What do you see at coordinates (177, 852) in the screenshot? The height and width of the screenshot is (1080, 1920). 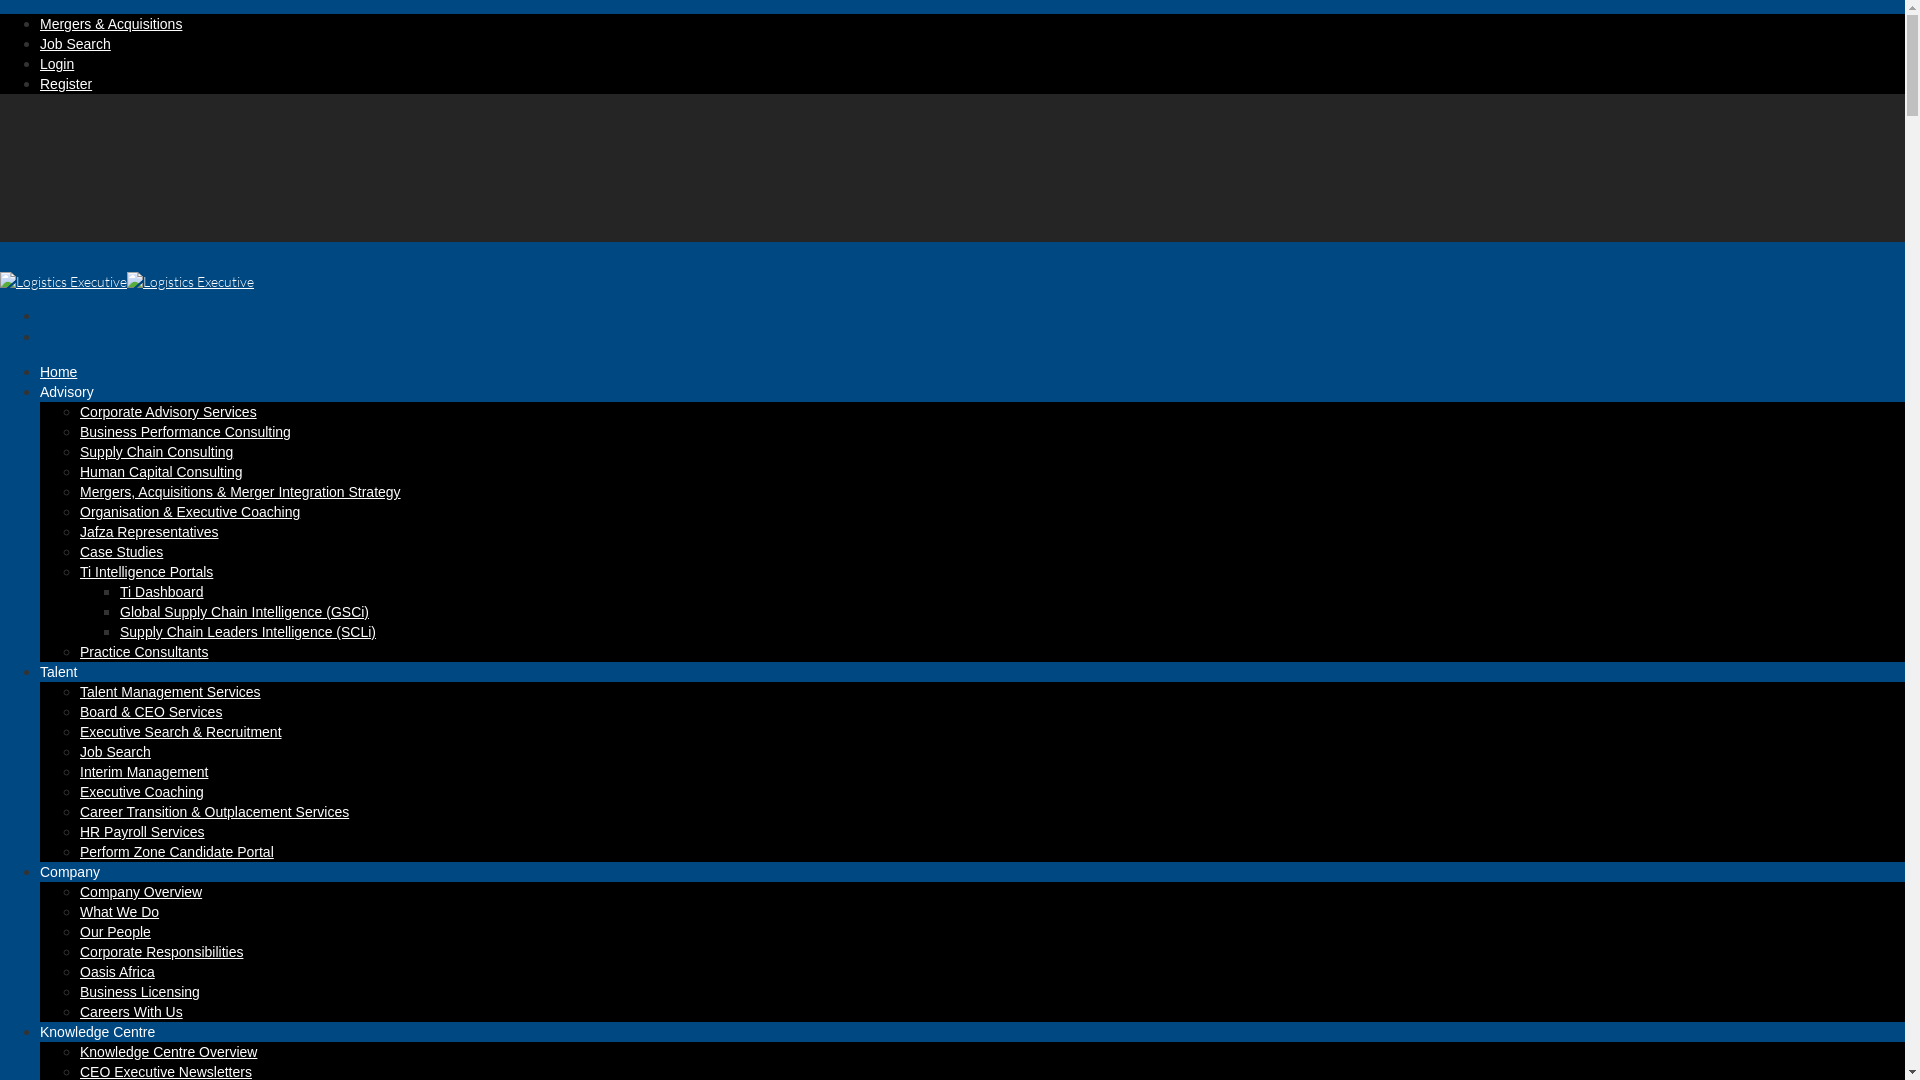 I see `'Perform Zone Candidate Portal'` at bounding box center [177, 852].